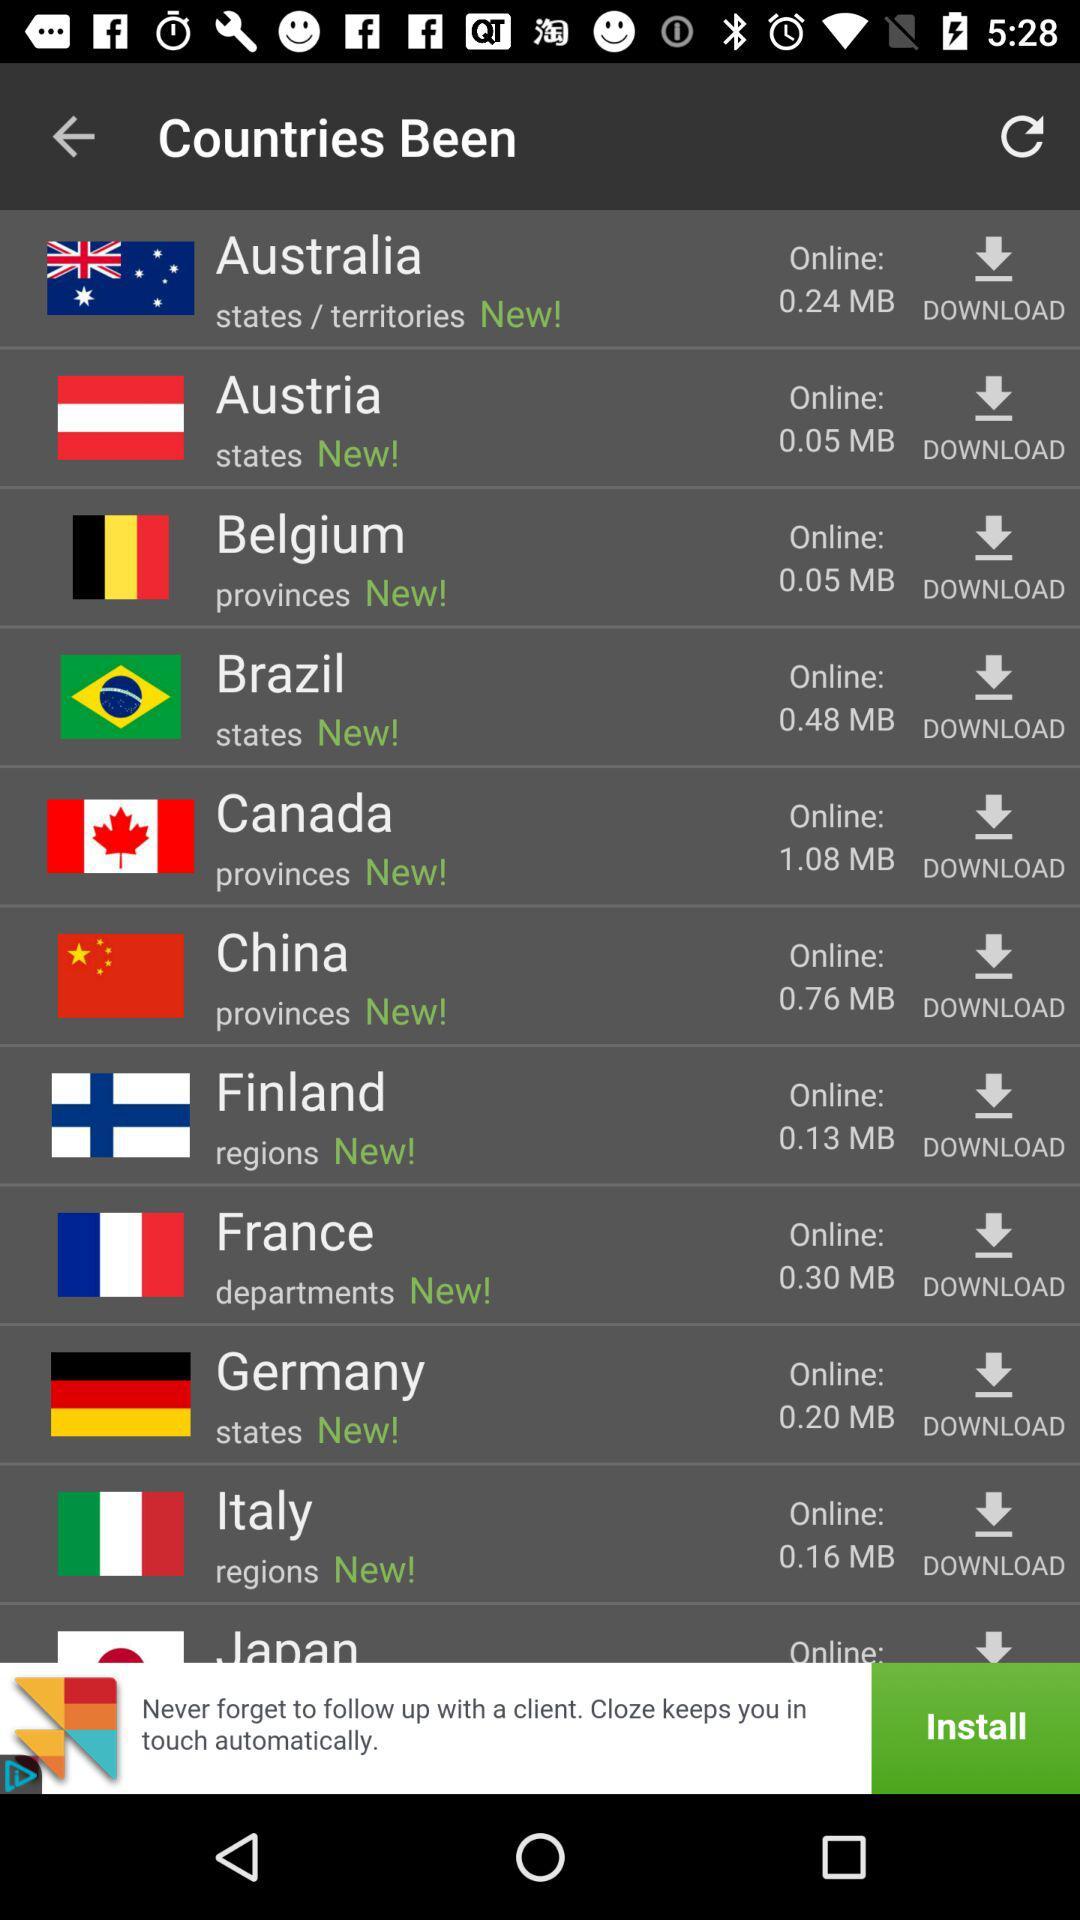 The image size is (1080, 1920). I want to click on the icon next to download item, so click(837, 857).